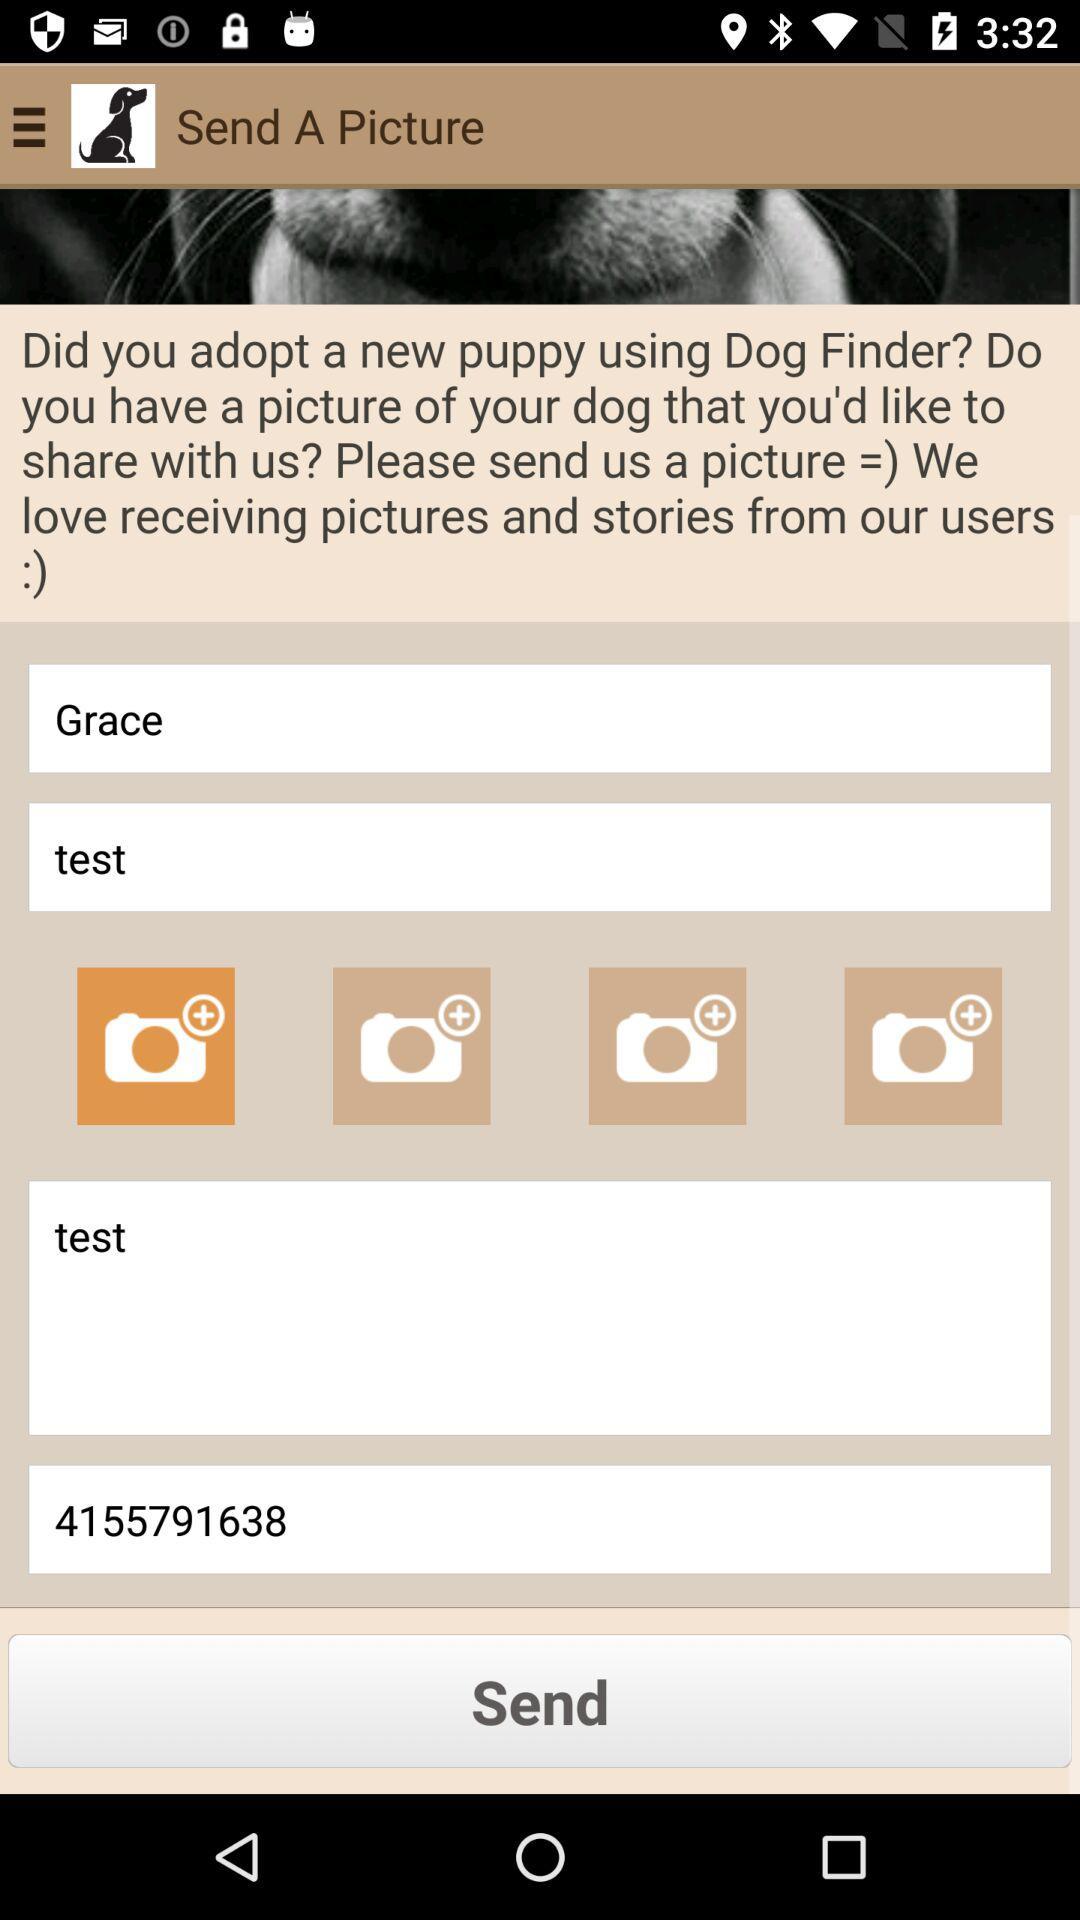 This screenshot has width=1080, height=1920. I want to click on the last button of the page, so click(540, 1699).